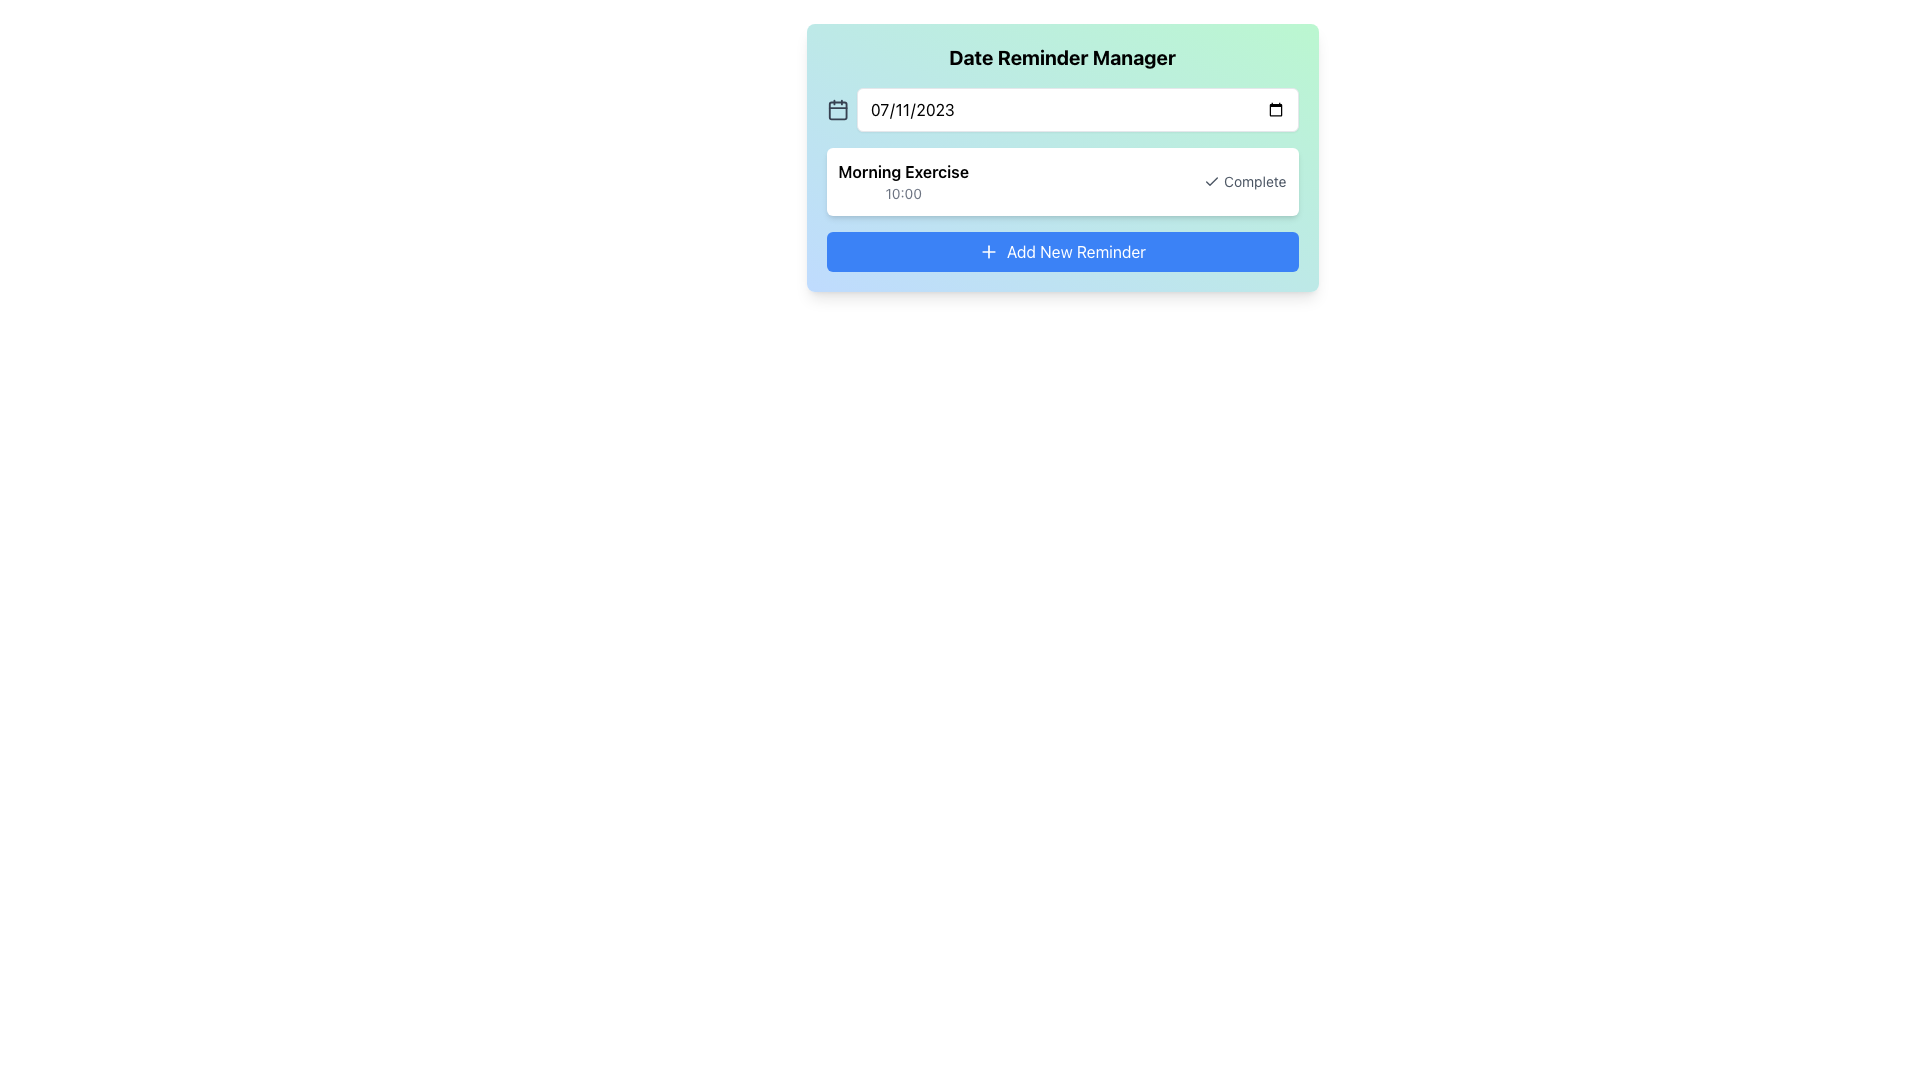 Image resolution: width=1920 pixels, height=1080 pixels. What do you see at coordinates (902, 193) in the screenshot?
I see `the text element displaying the scheduled time for the task 'Morning Exercise', which is positioned directly below the task title and above the 'Complete' button` at bounding box center [902, 193].